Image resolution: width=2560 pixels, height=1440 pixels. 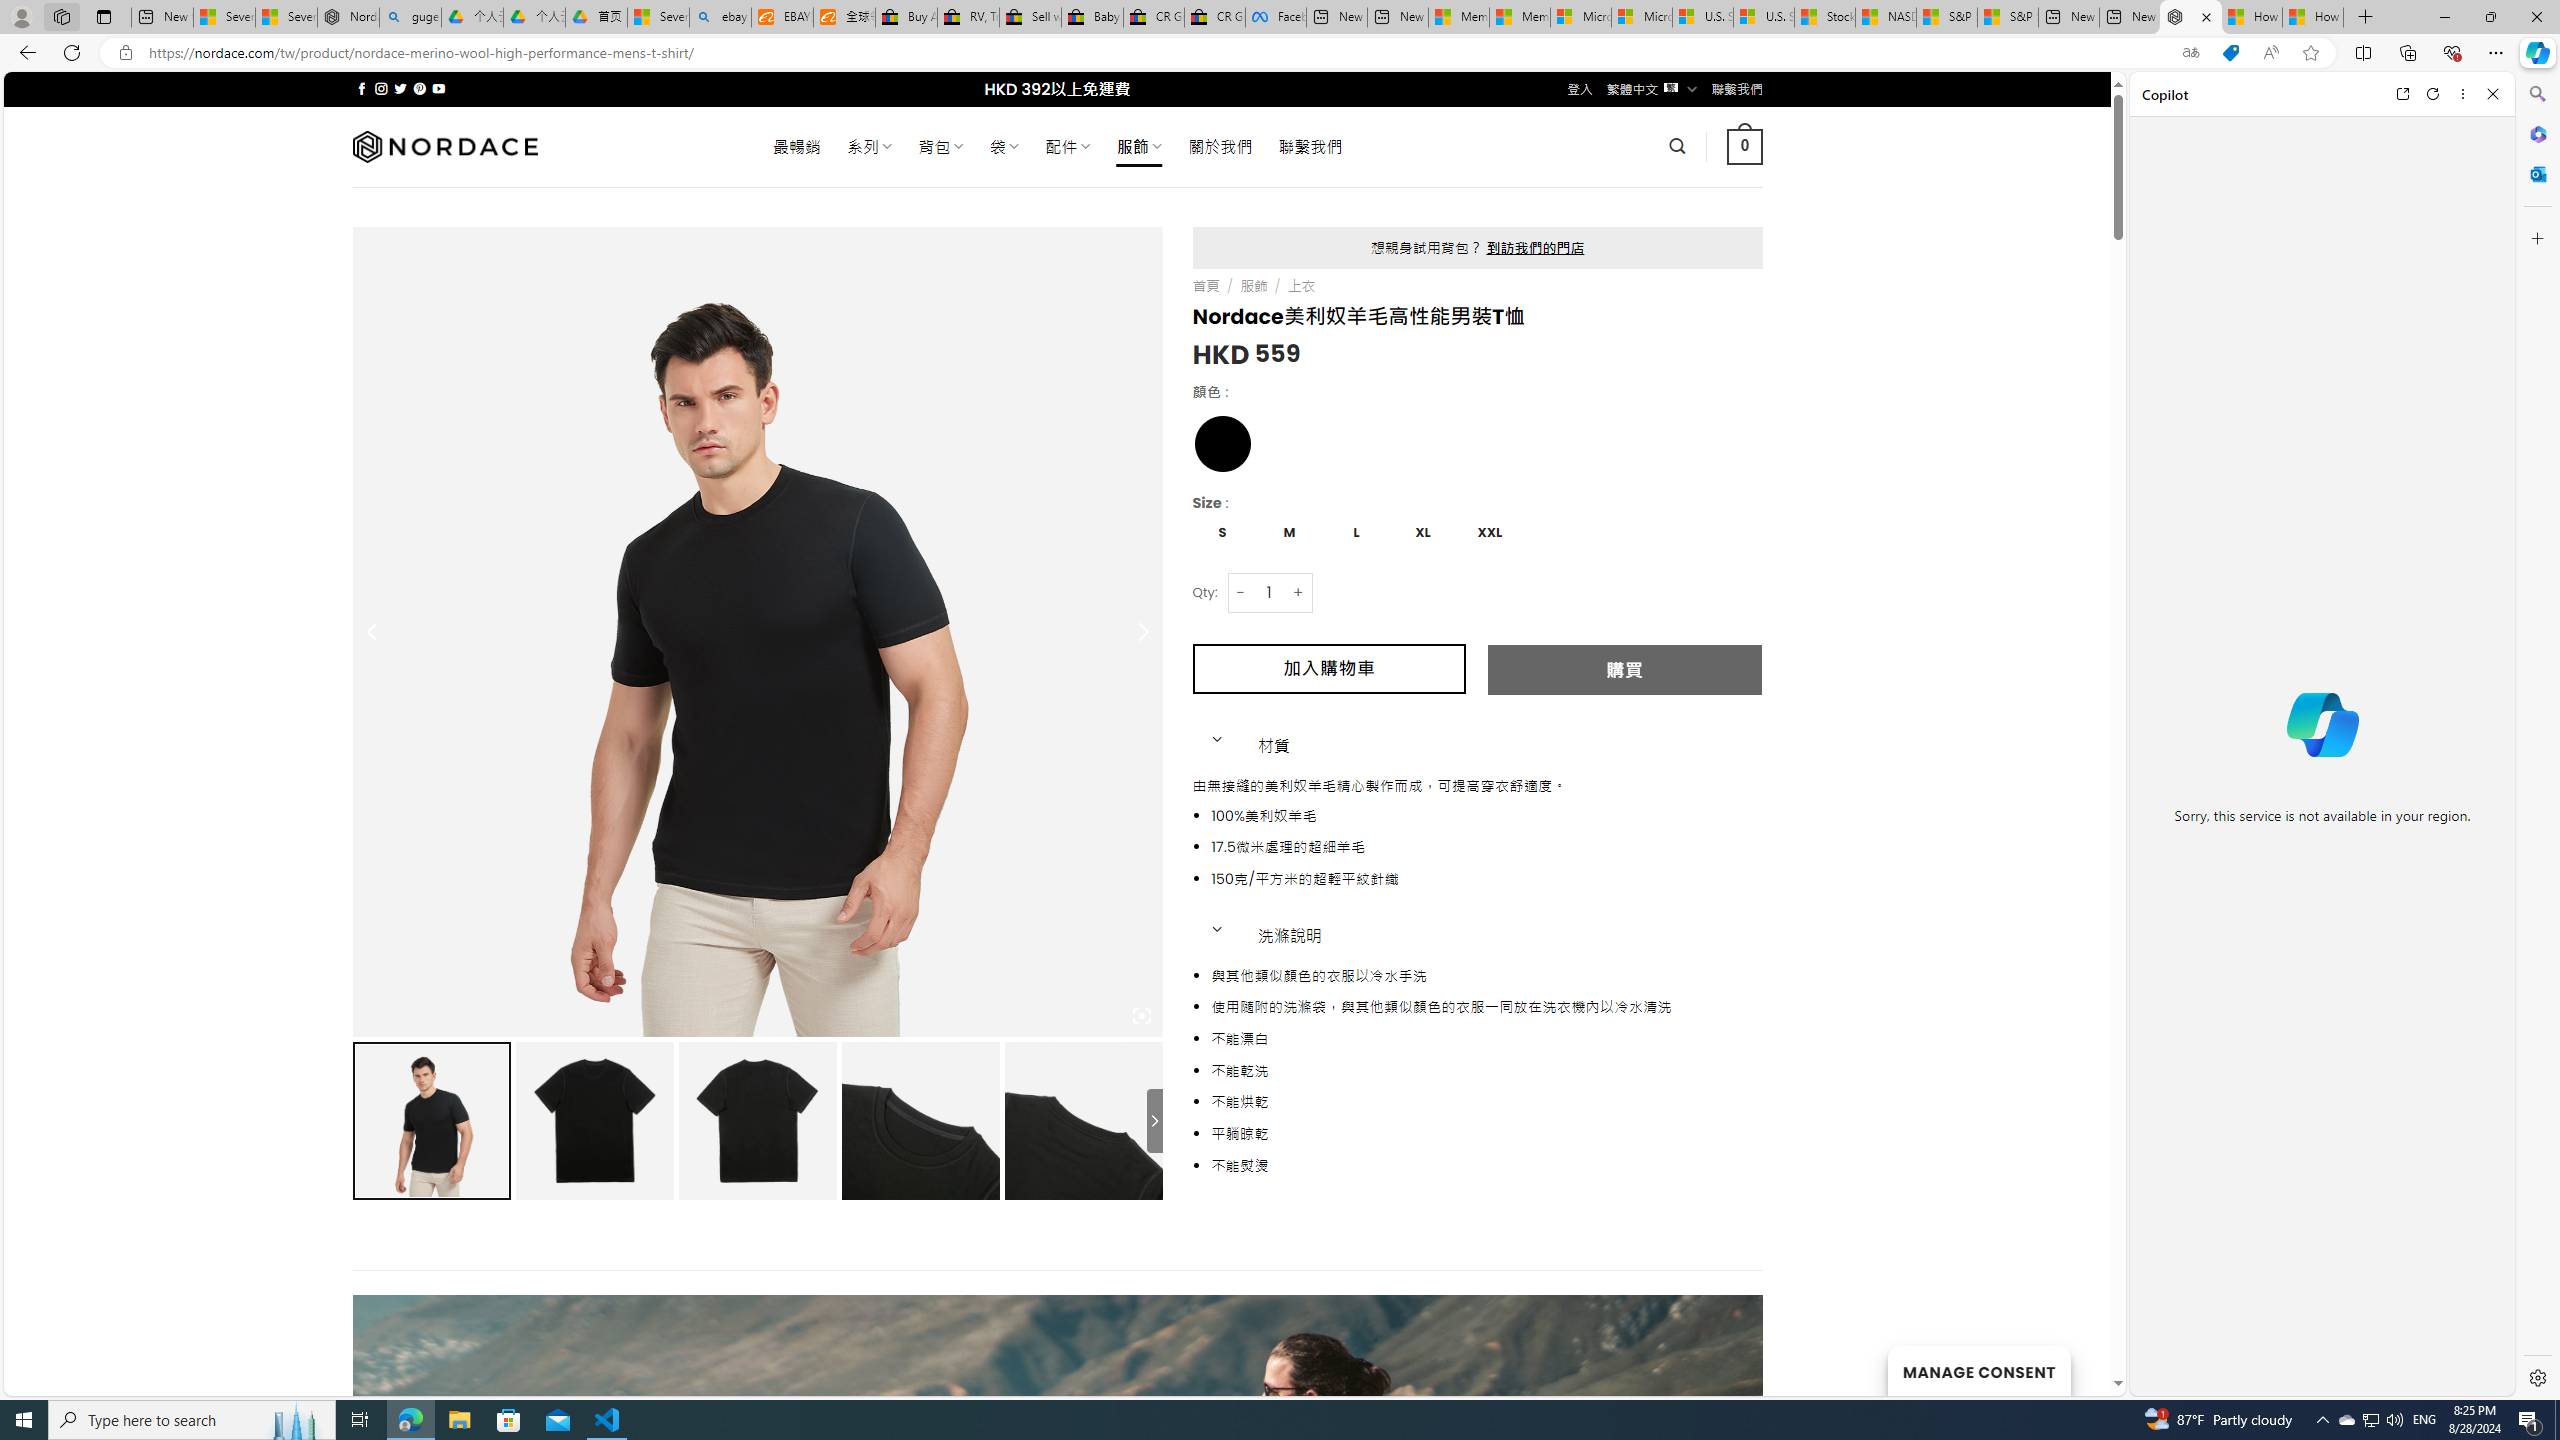 What do you see at coordinates (1744, 145) in the screenshot?
I see `' 0 '` at bounding box center [1744, 145].